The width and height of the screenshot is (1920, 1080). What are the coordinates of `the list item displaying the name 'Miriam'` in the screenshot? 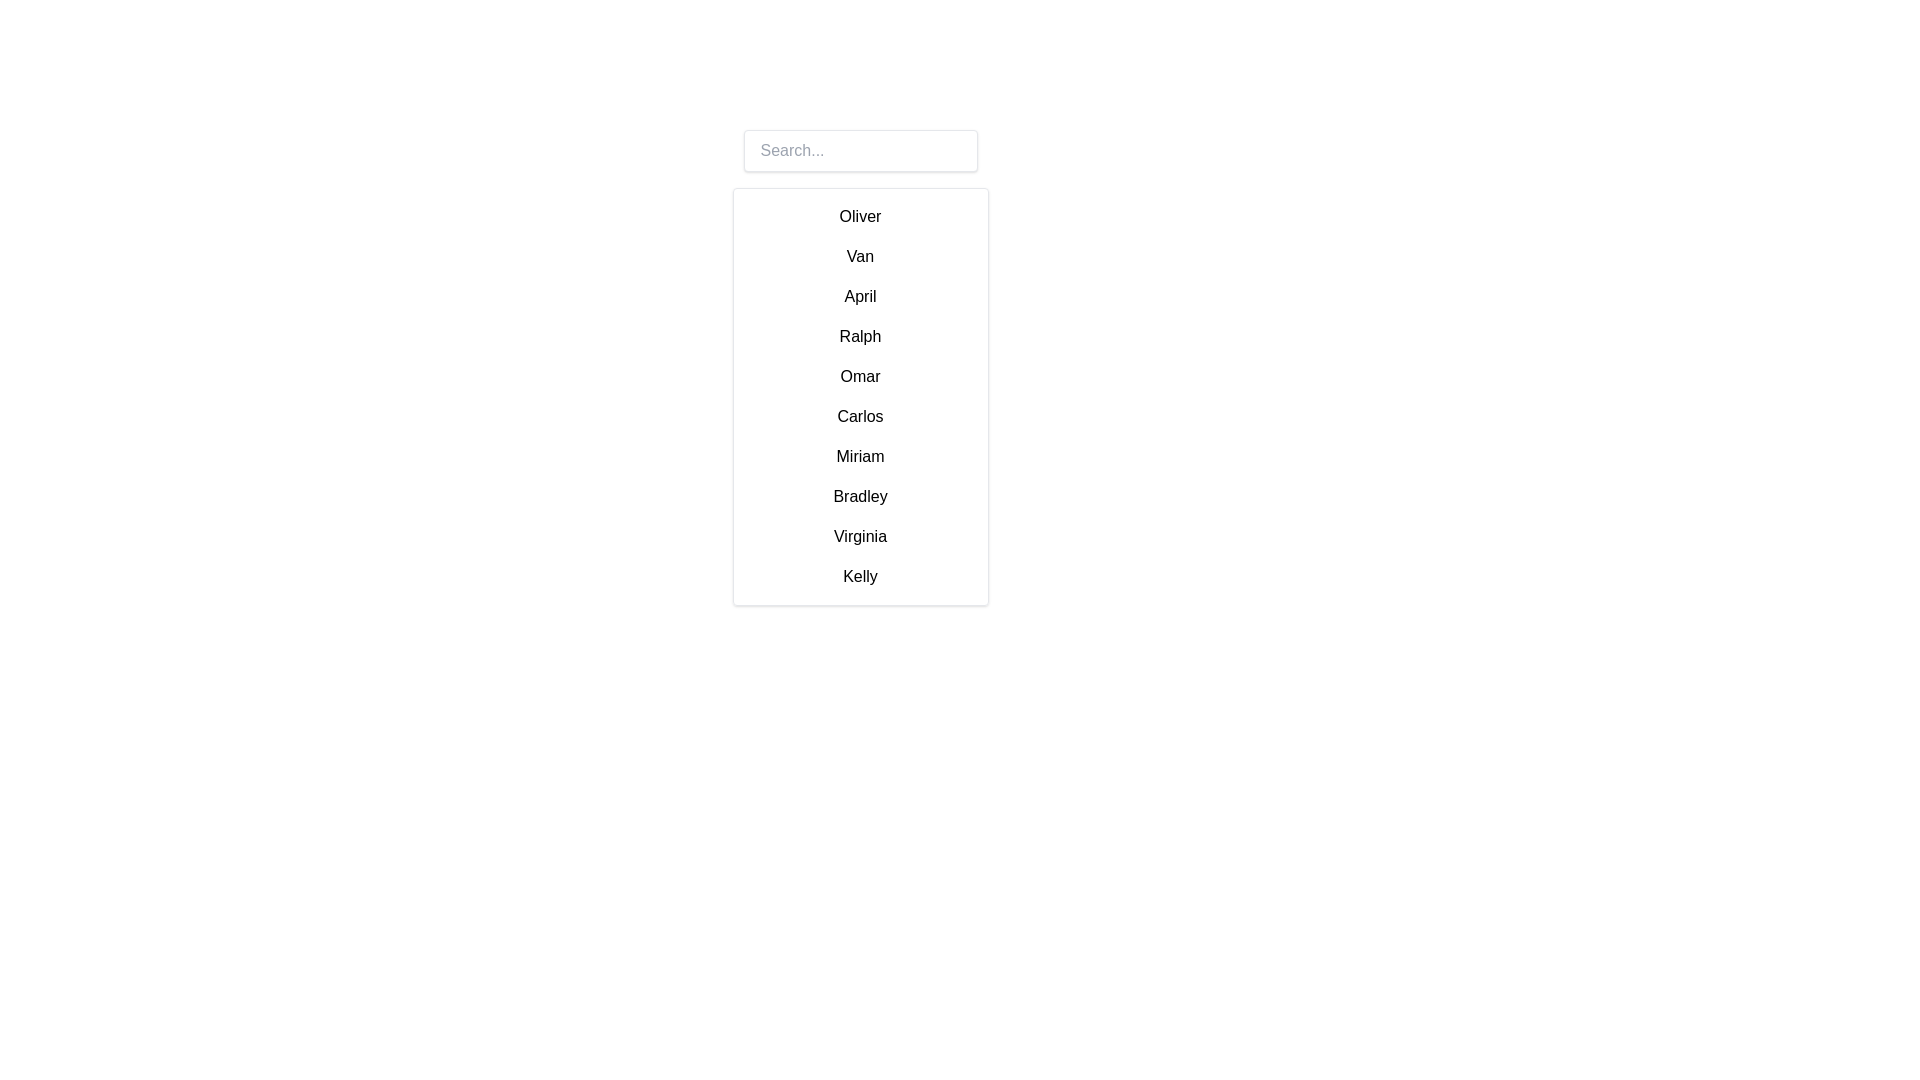 It's located at (860, 456).